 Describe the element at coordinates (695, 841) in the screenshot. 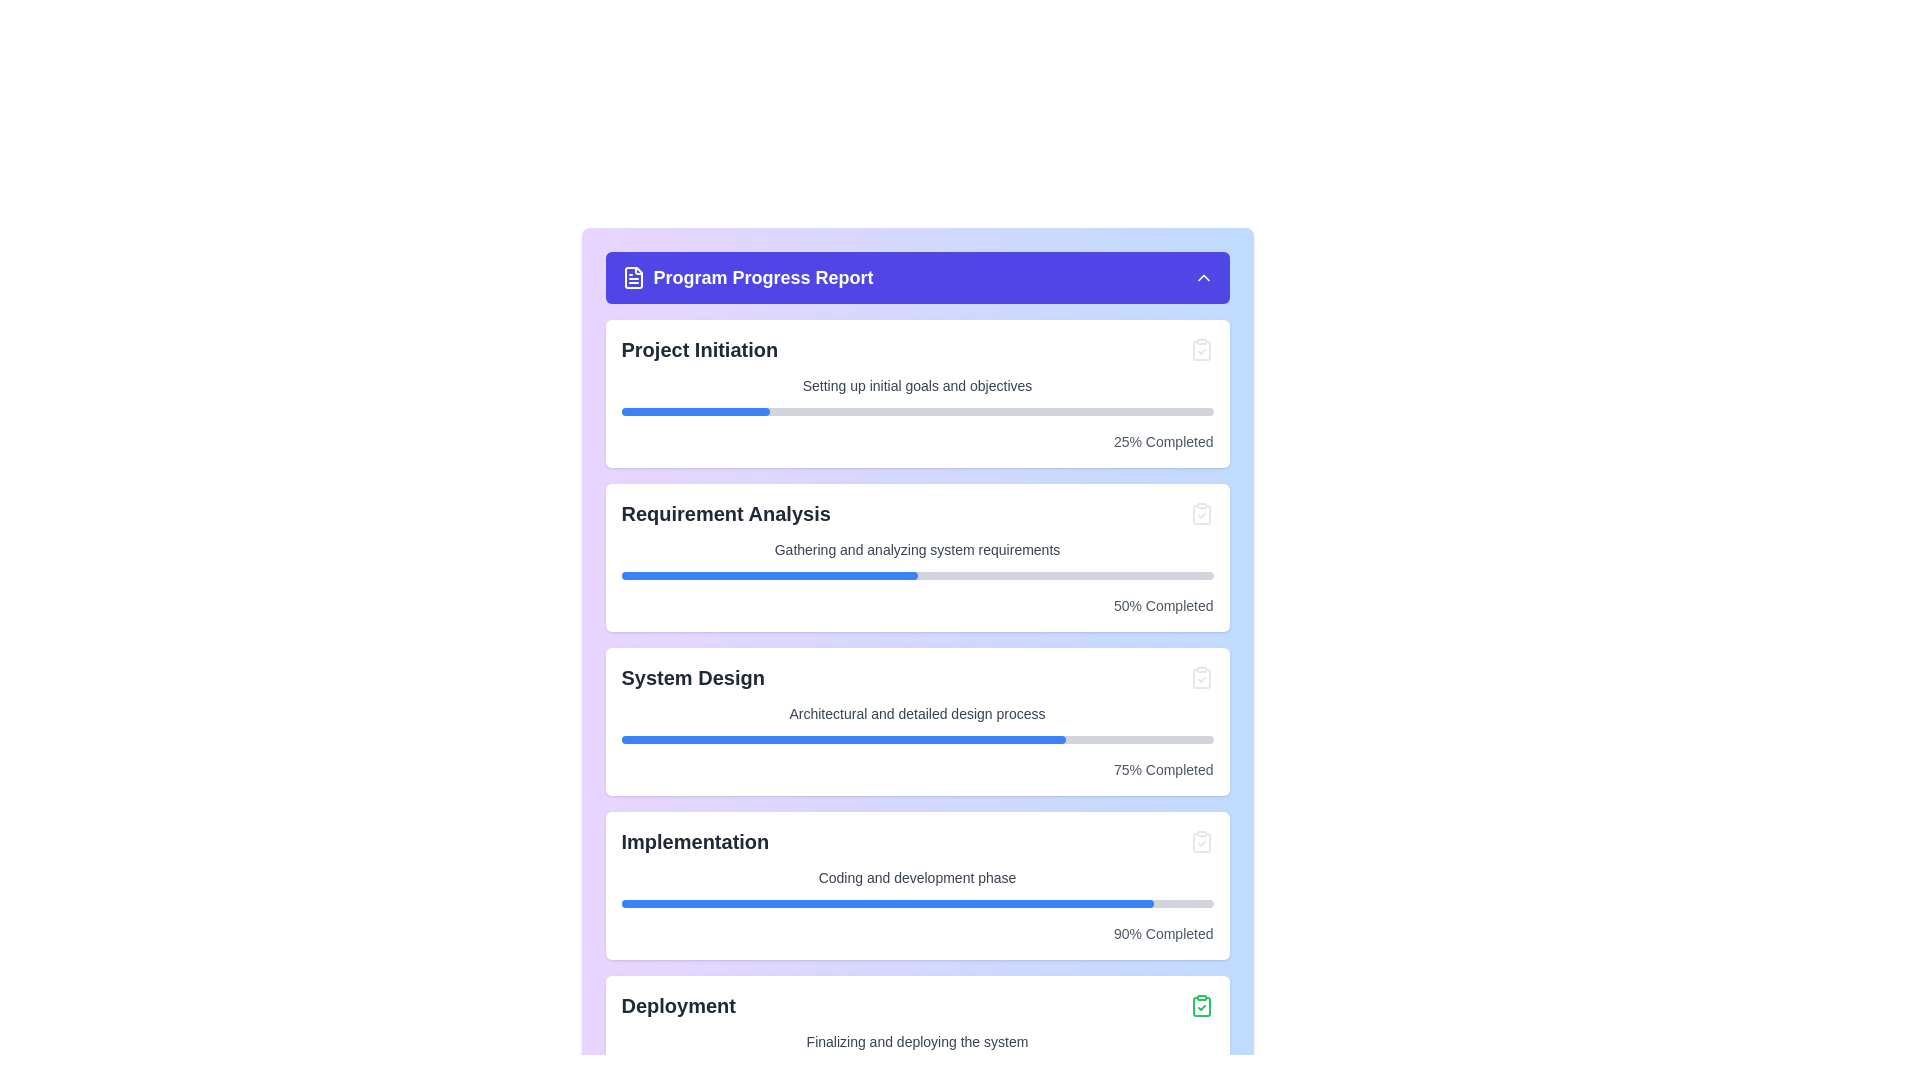

I see `the bold, large dark gray text label displaying 'Implementation' that is located prominently above a progress bar and aligned with an icon to its right` at that location.